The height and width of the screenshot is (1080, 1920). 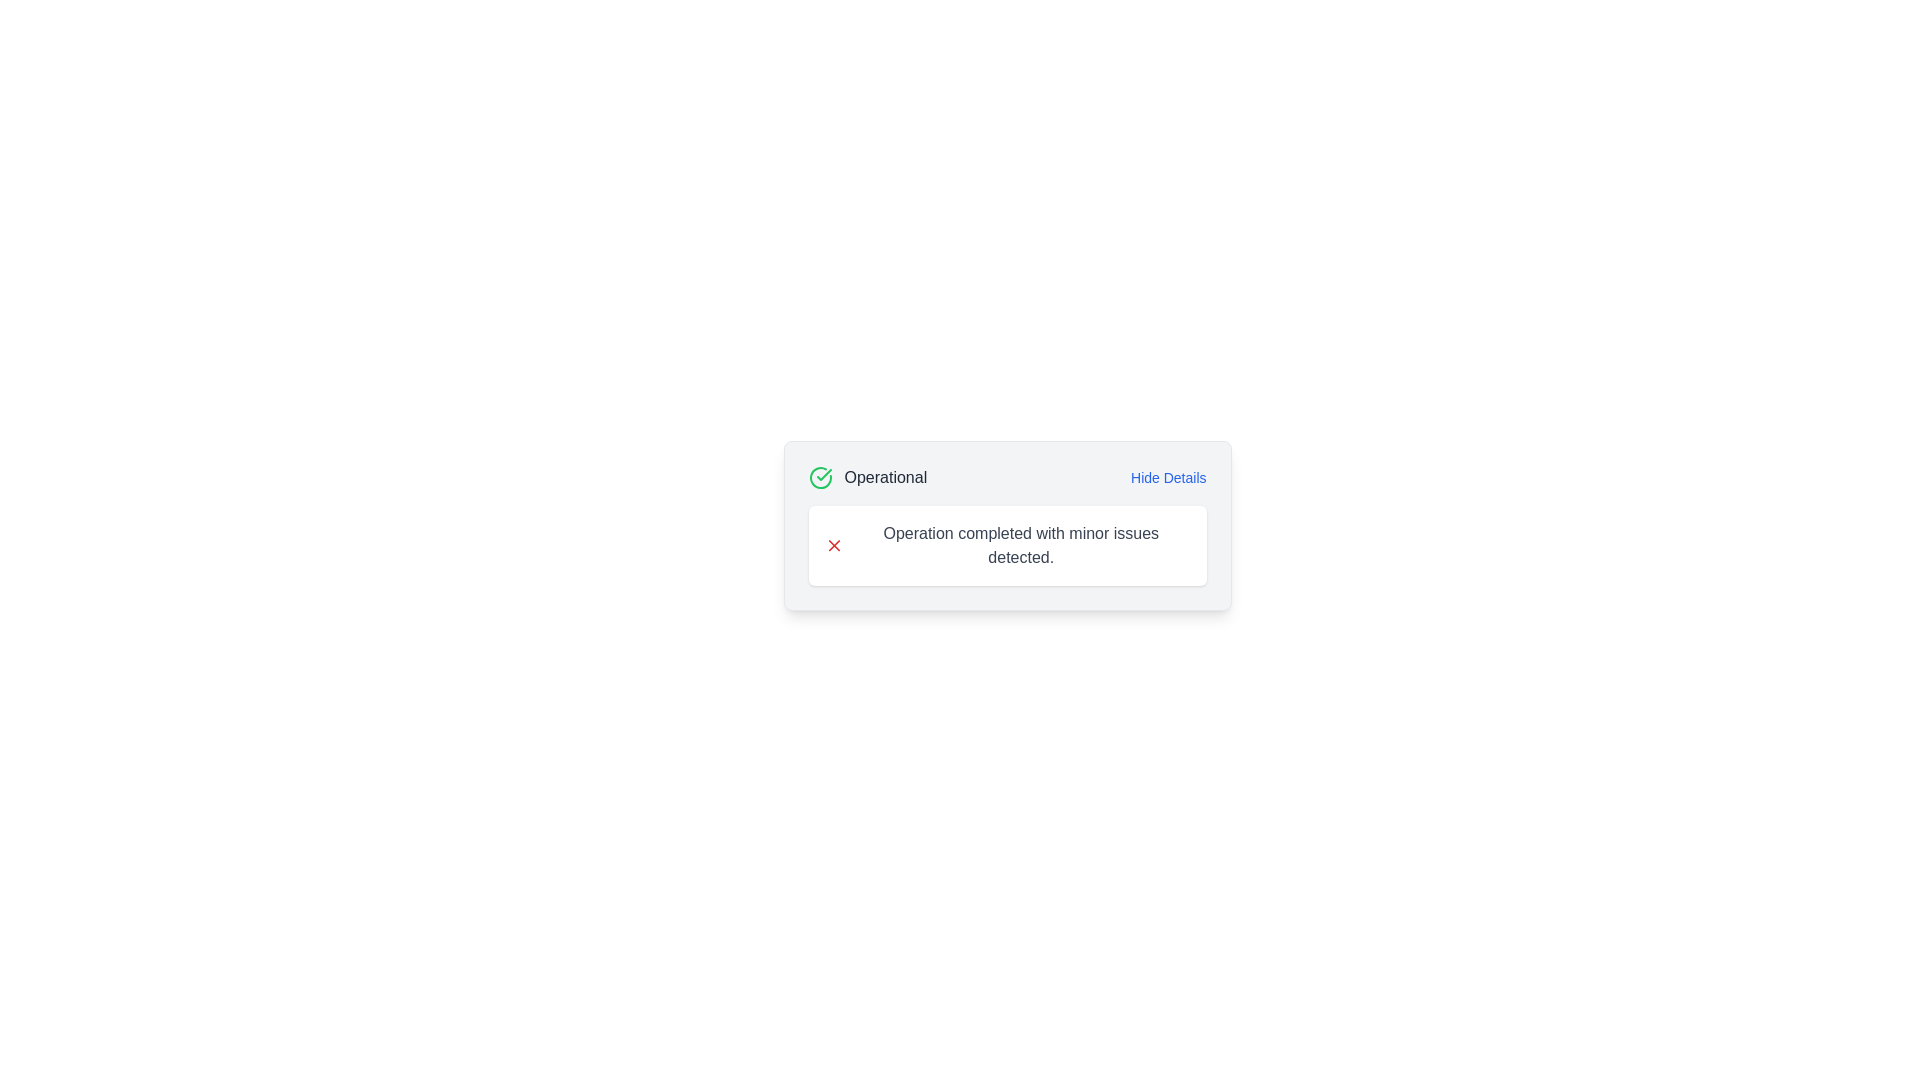 I want to click on the 'Operational' label, which is displayed in gray and is located to the right of a green check icon, so click(x=867, y=478).